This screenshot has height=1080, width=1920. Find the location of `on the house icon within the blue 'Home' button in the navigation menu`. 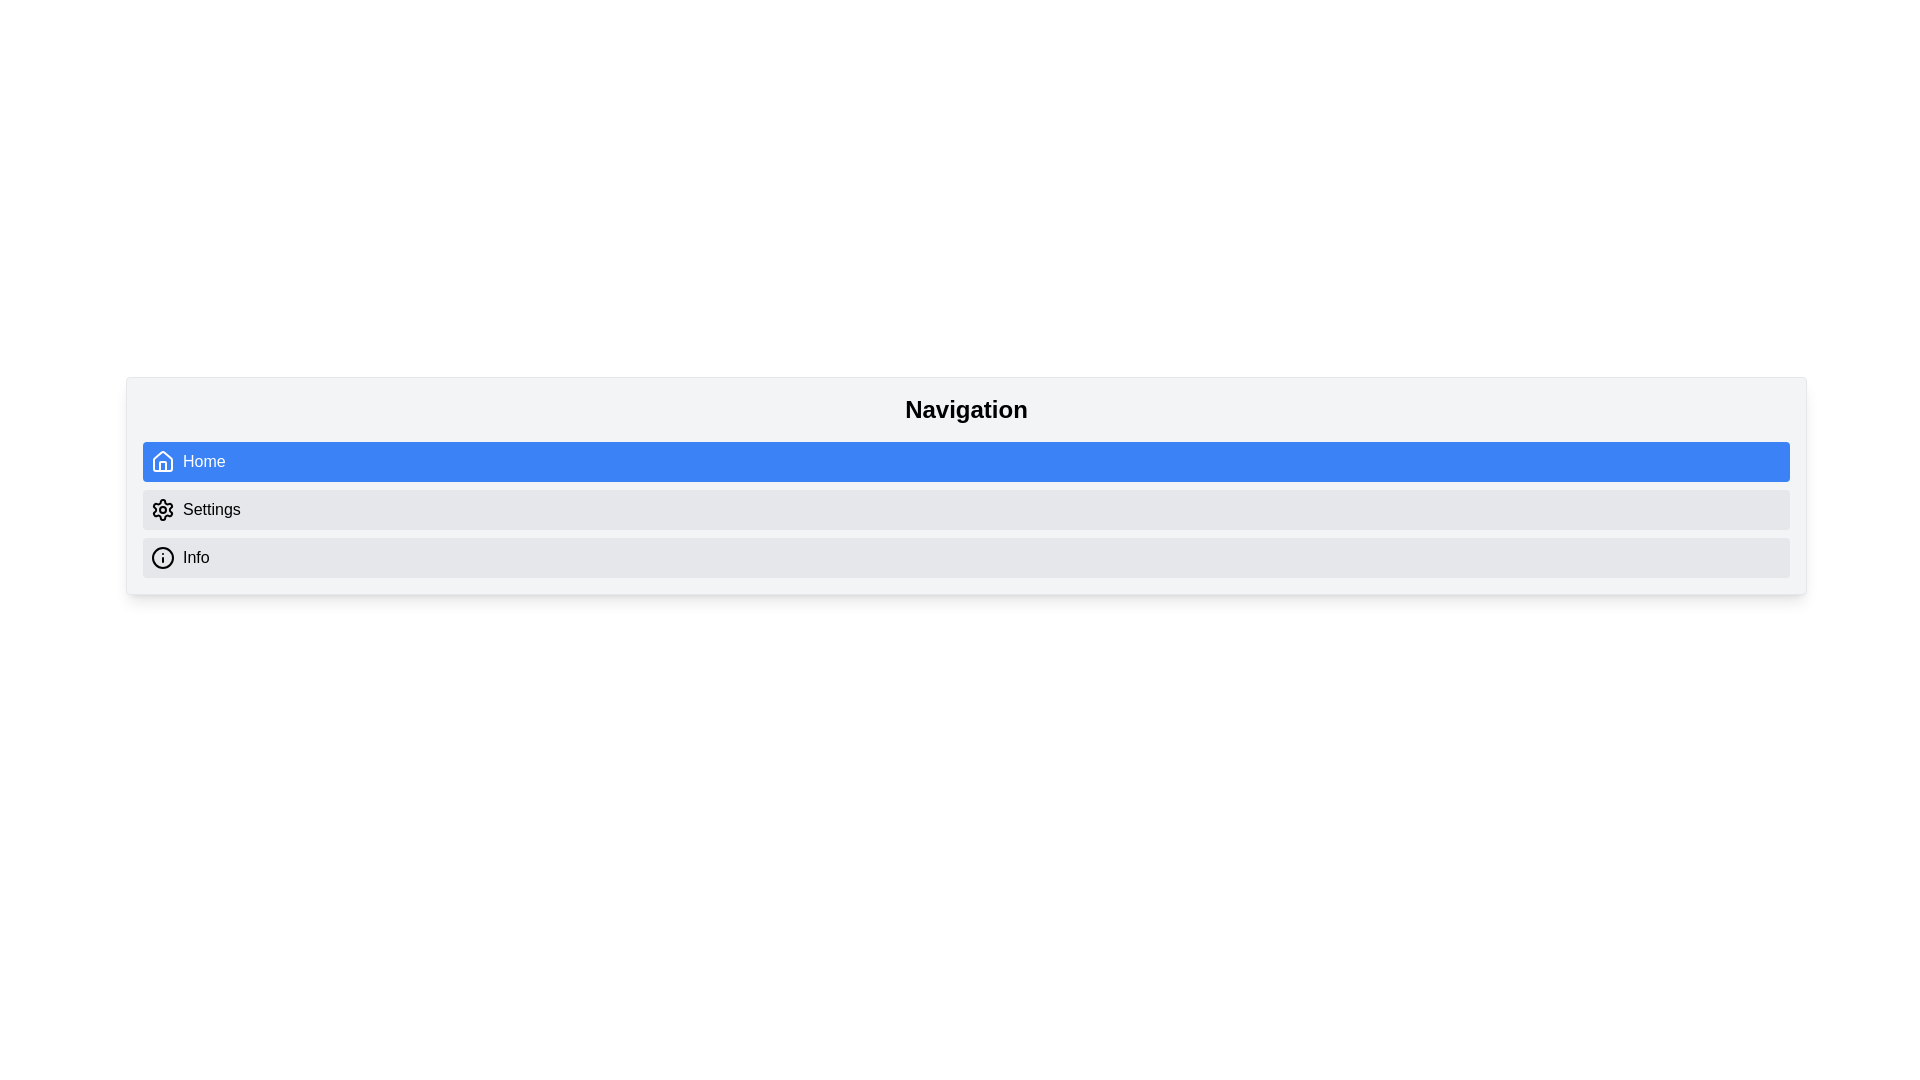

on the house icon within the blue 'Home' button in the navigation menu is located at coordinates (163, 462).